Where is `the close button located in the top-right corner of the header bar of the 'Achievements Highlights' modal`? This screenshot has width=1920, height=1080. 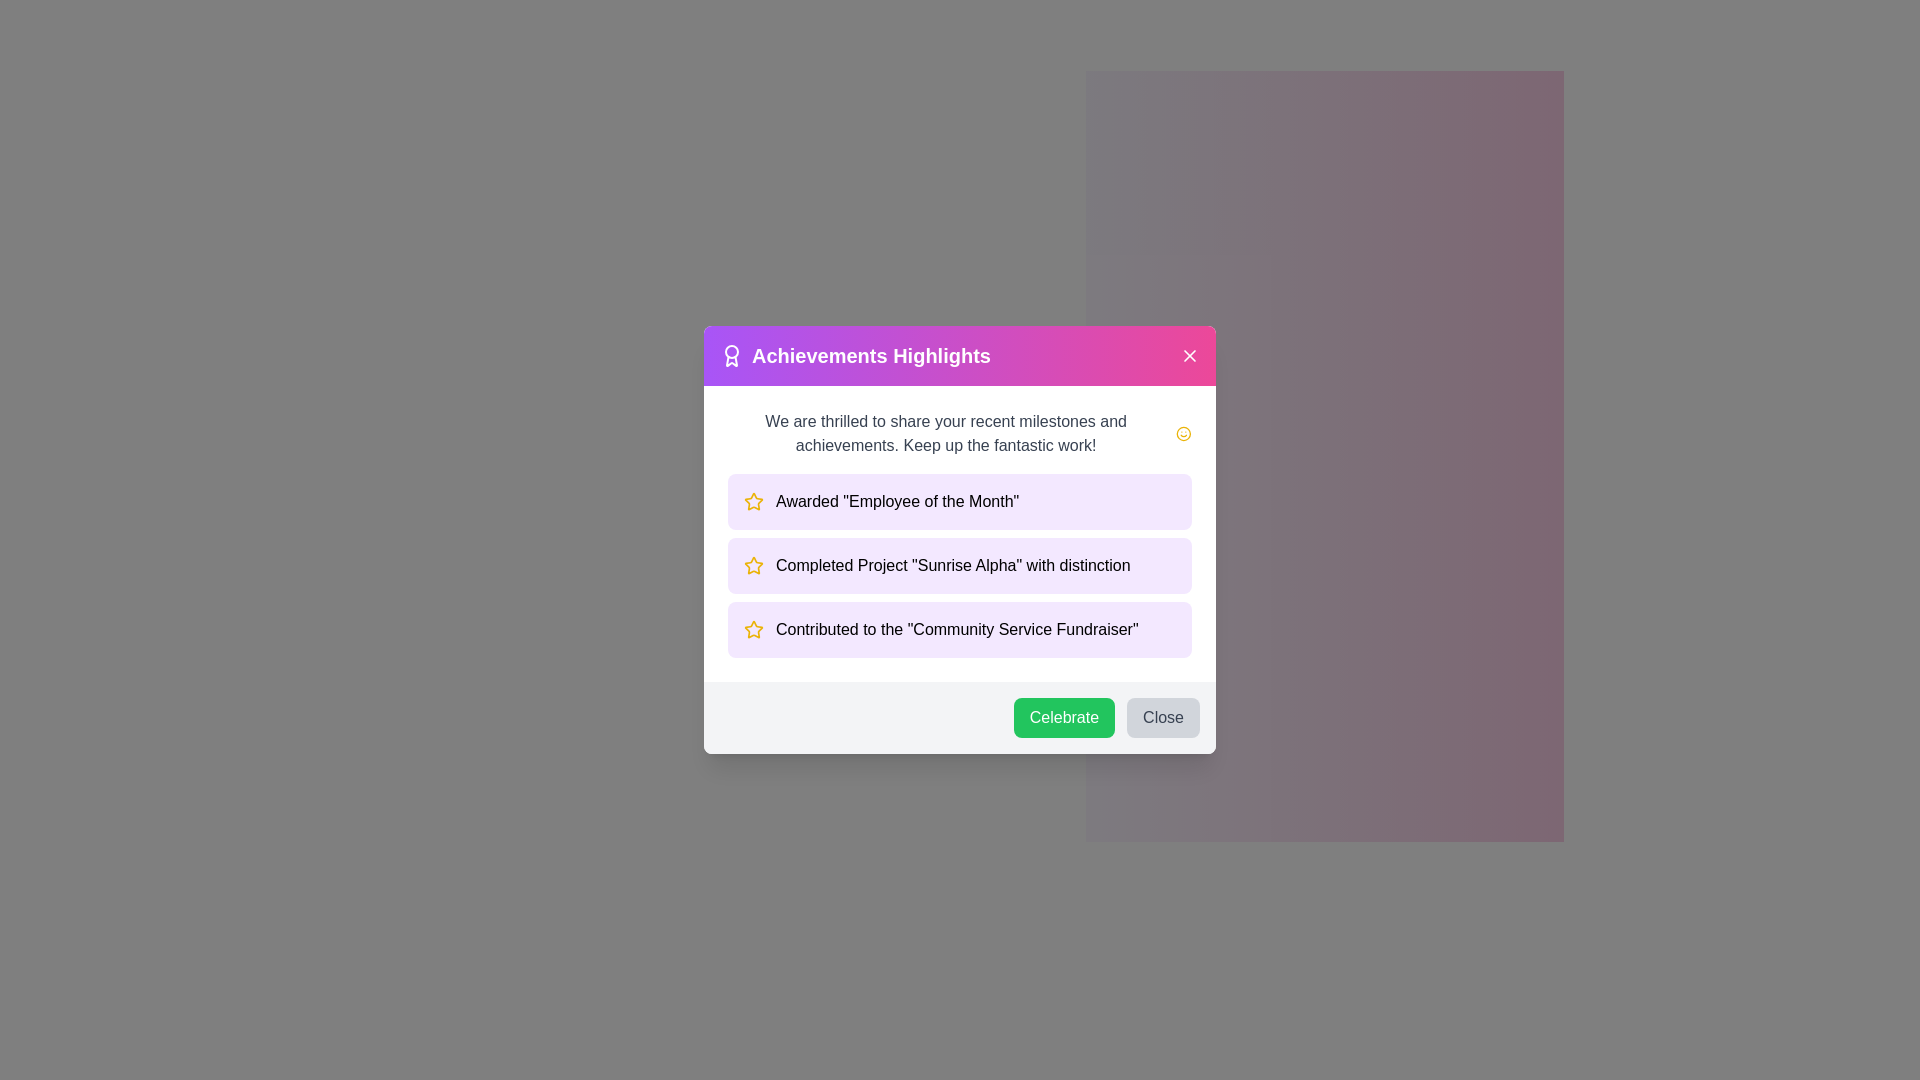
the close button located in the top-right corner of the header bar of the 'Achievements Highlights' modal is located at coordinates (1190, 354).